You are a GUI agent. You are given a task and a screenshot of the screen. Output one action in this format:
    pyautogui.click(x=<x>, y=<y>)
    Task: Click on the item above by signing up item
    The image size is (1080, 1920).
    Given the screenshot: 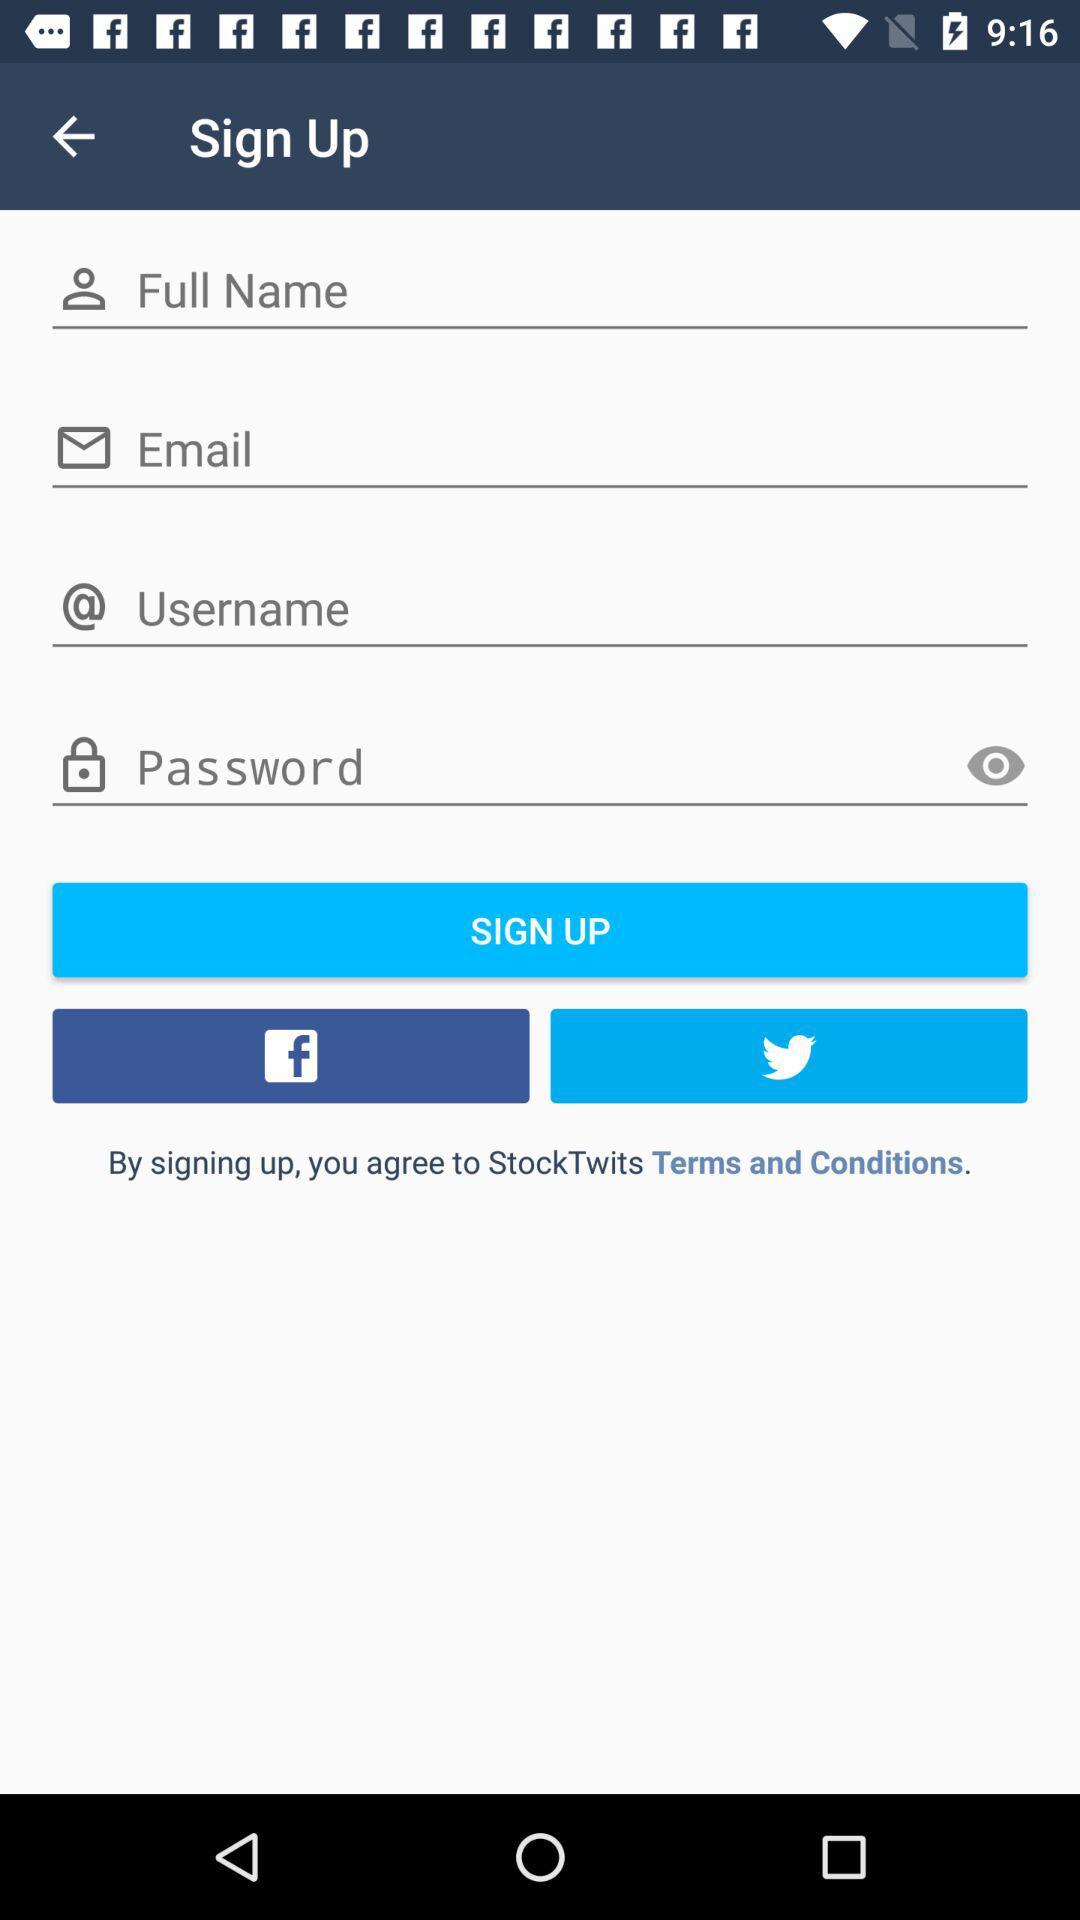 What is the action you would take?
    pyautogui.click(x=788, y=1055)
    